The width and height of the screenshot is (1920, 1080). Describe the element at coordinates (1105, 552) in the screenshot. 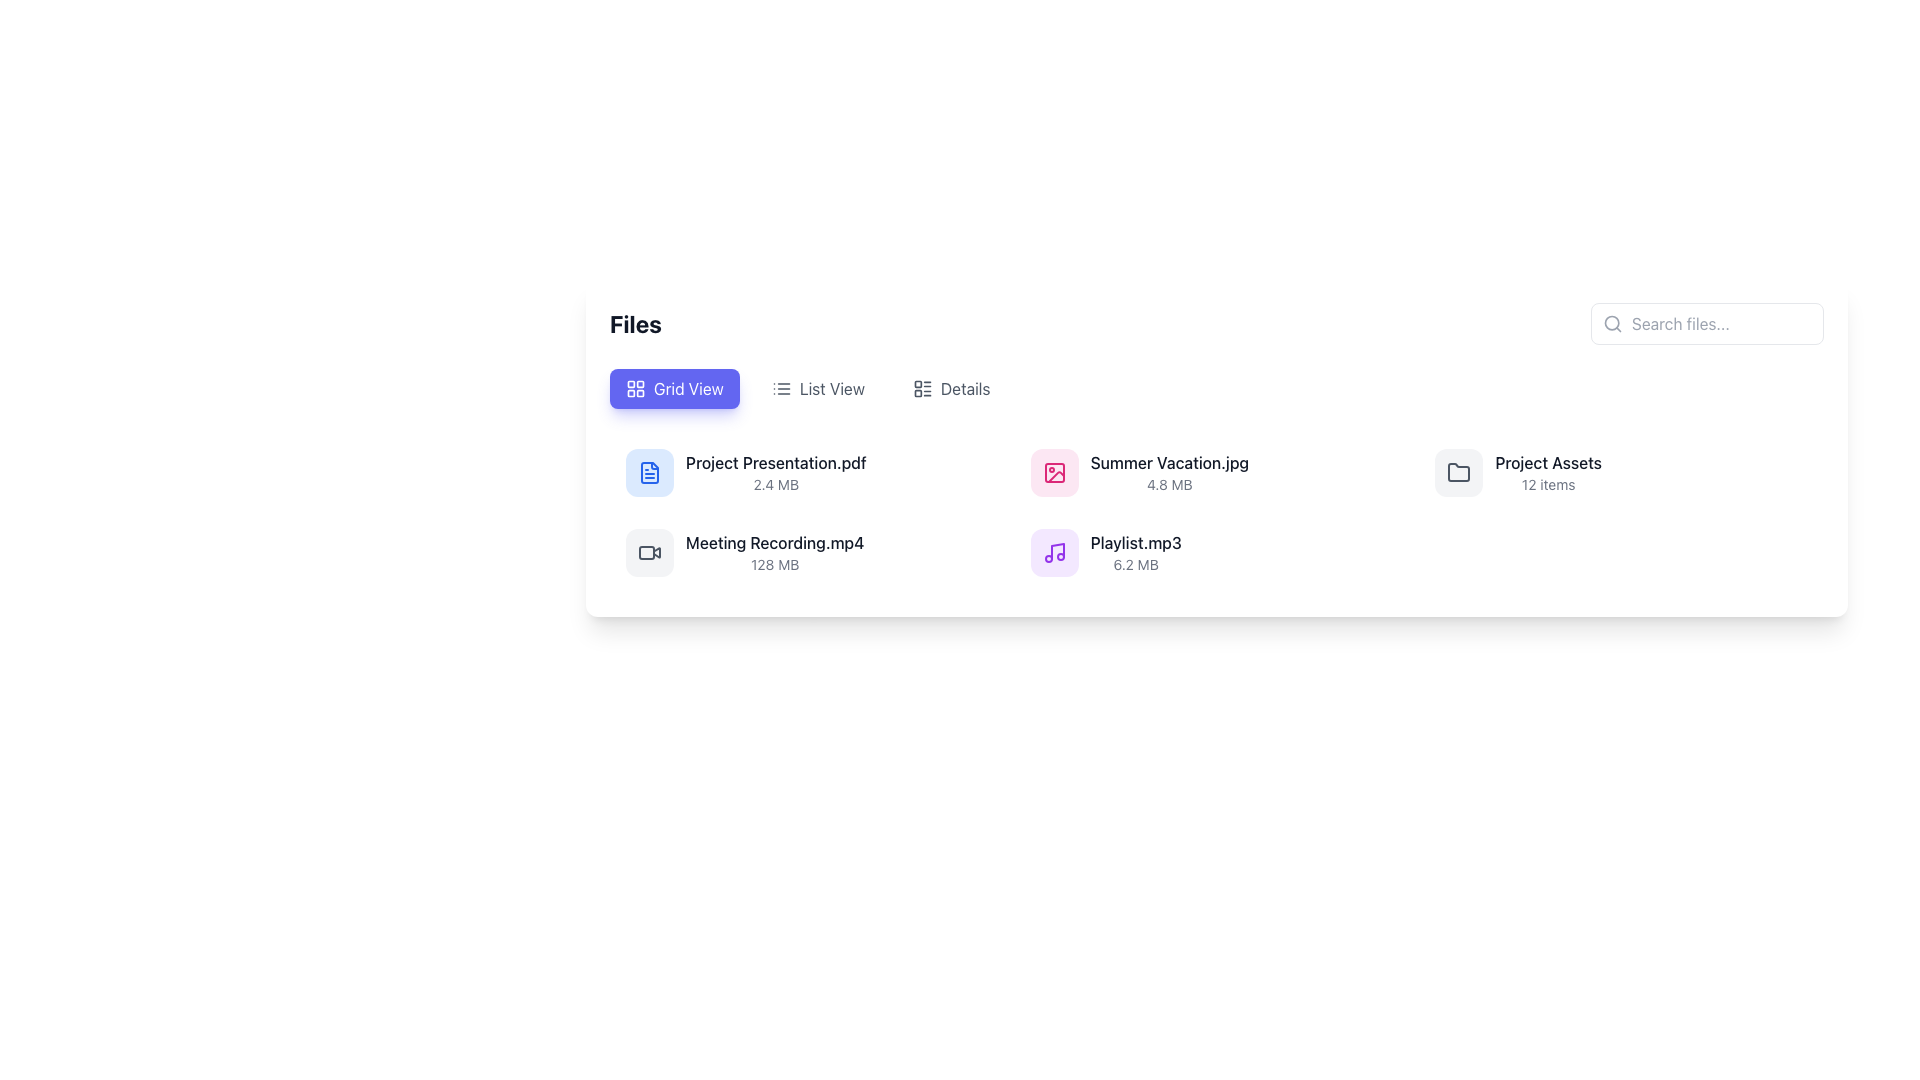

I see `the file entry component displaying 'Playlist.mp3' with a music icon, which is the fourth item in the file list` at that location.